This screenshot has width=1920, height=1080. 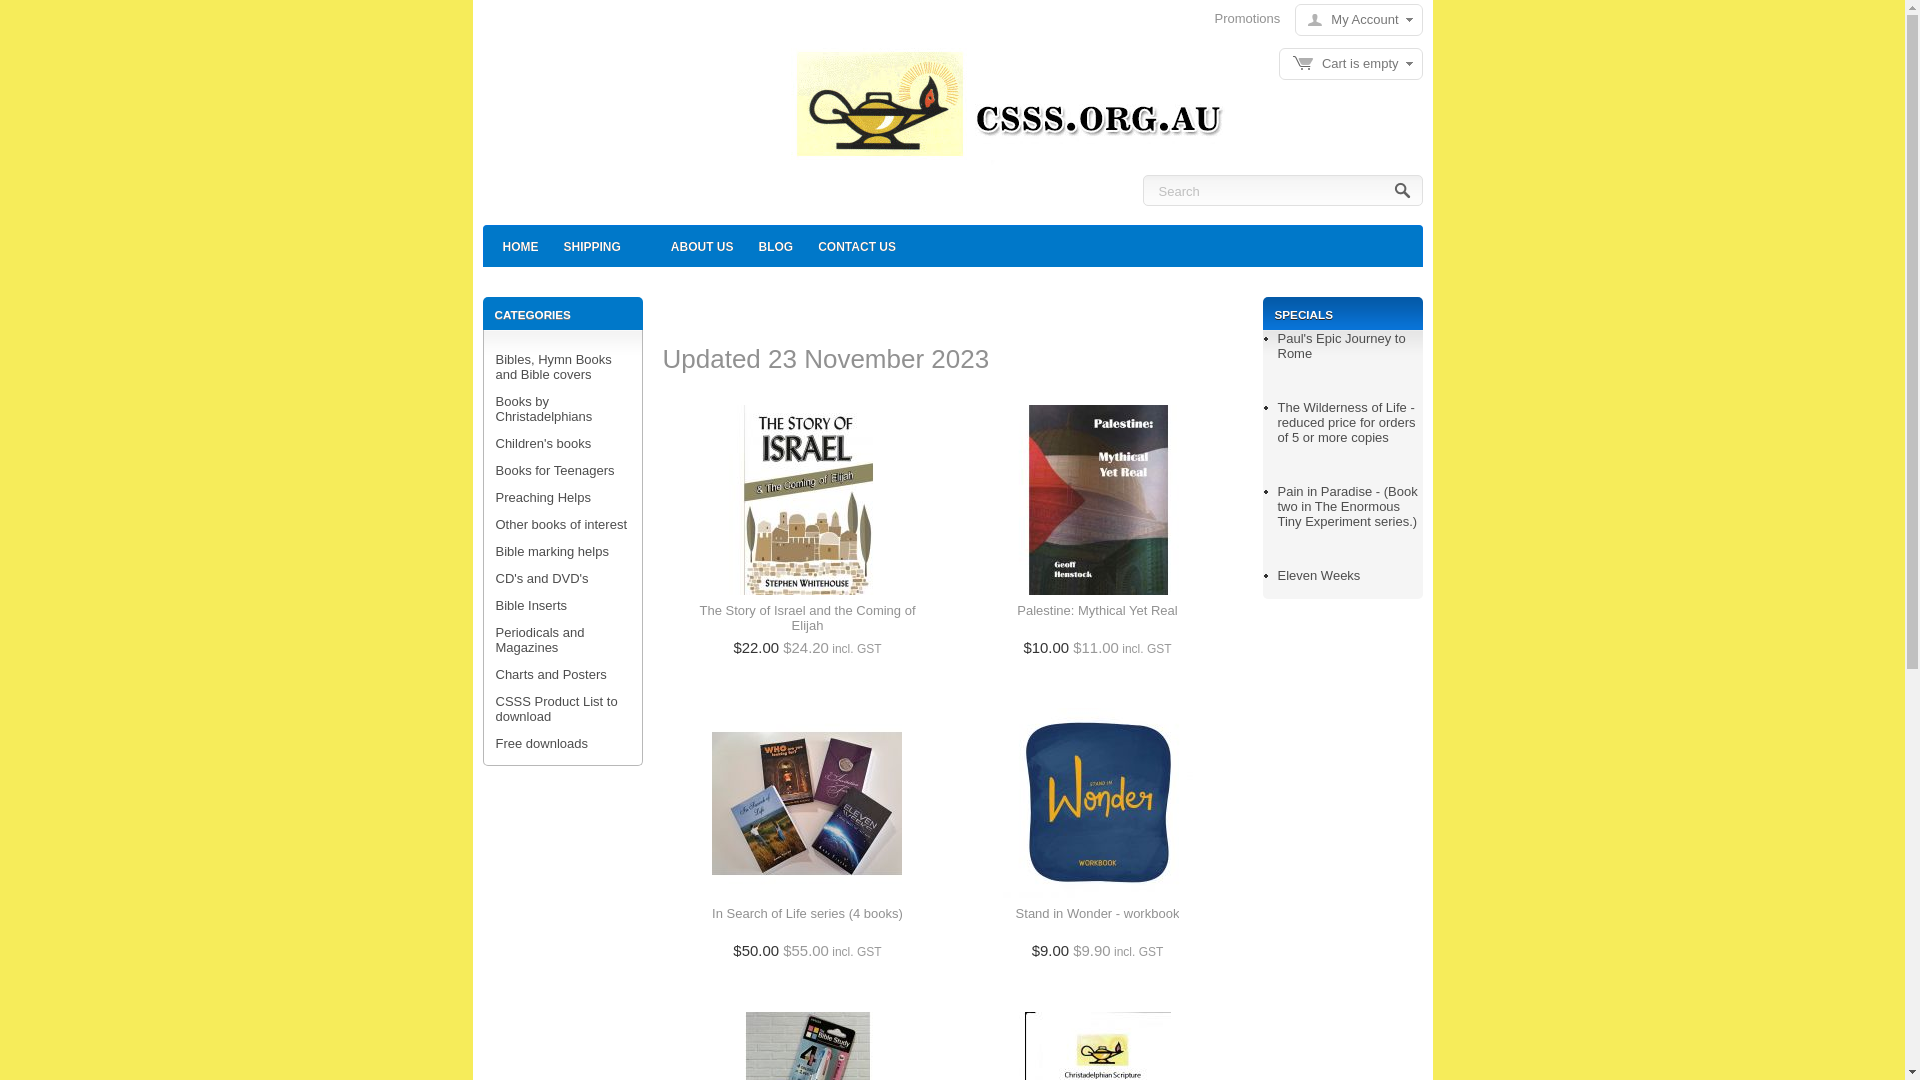 What do you see at coordinates (747, 245) in the screenshot?
I see `'BLOG'` at bounding box center [747, 245].